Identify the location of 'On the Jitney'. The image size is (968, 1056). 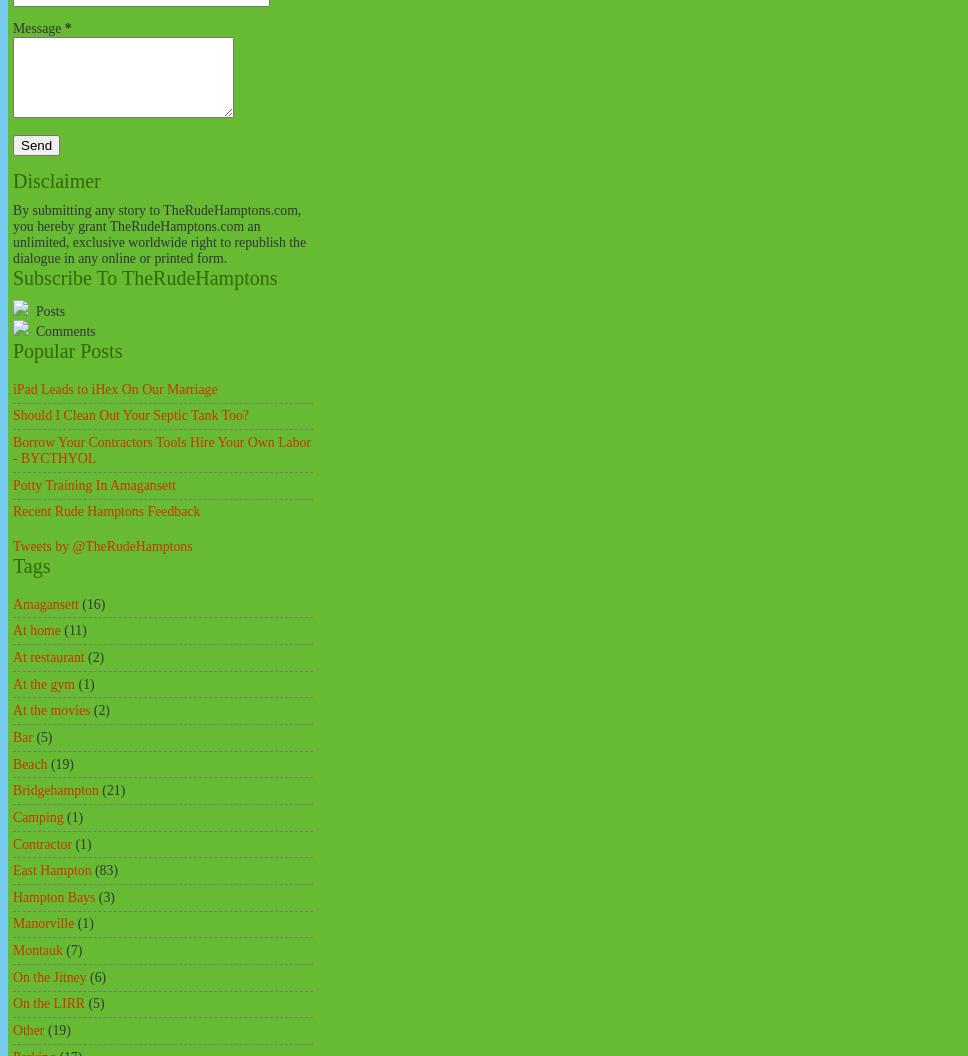
(48, 976).